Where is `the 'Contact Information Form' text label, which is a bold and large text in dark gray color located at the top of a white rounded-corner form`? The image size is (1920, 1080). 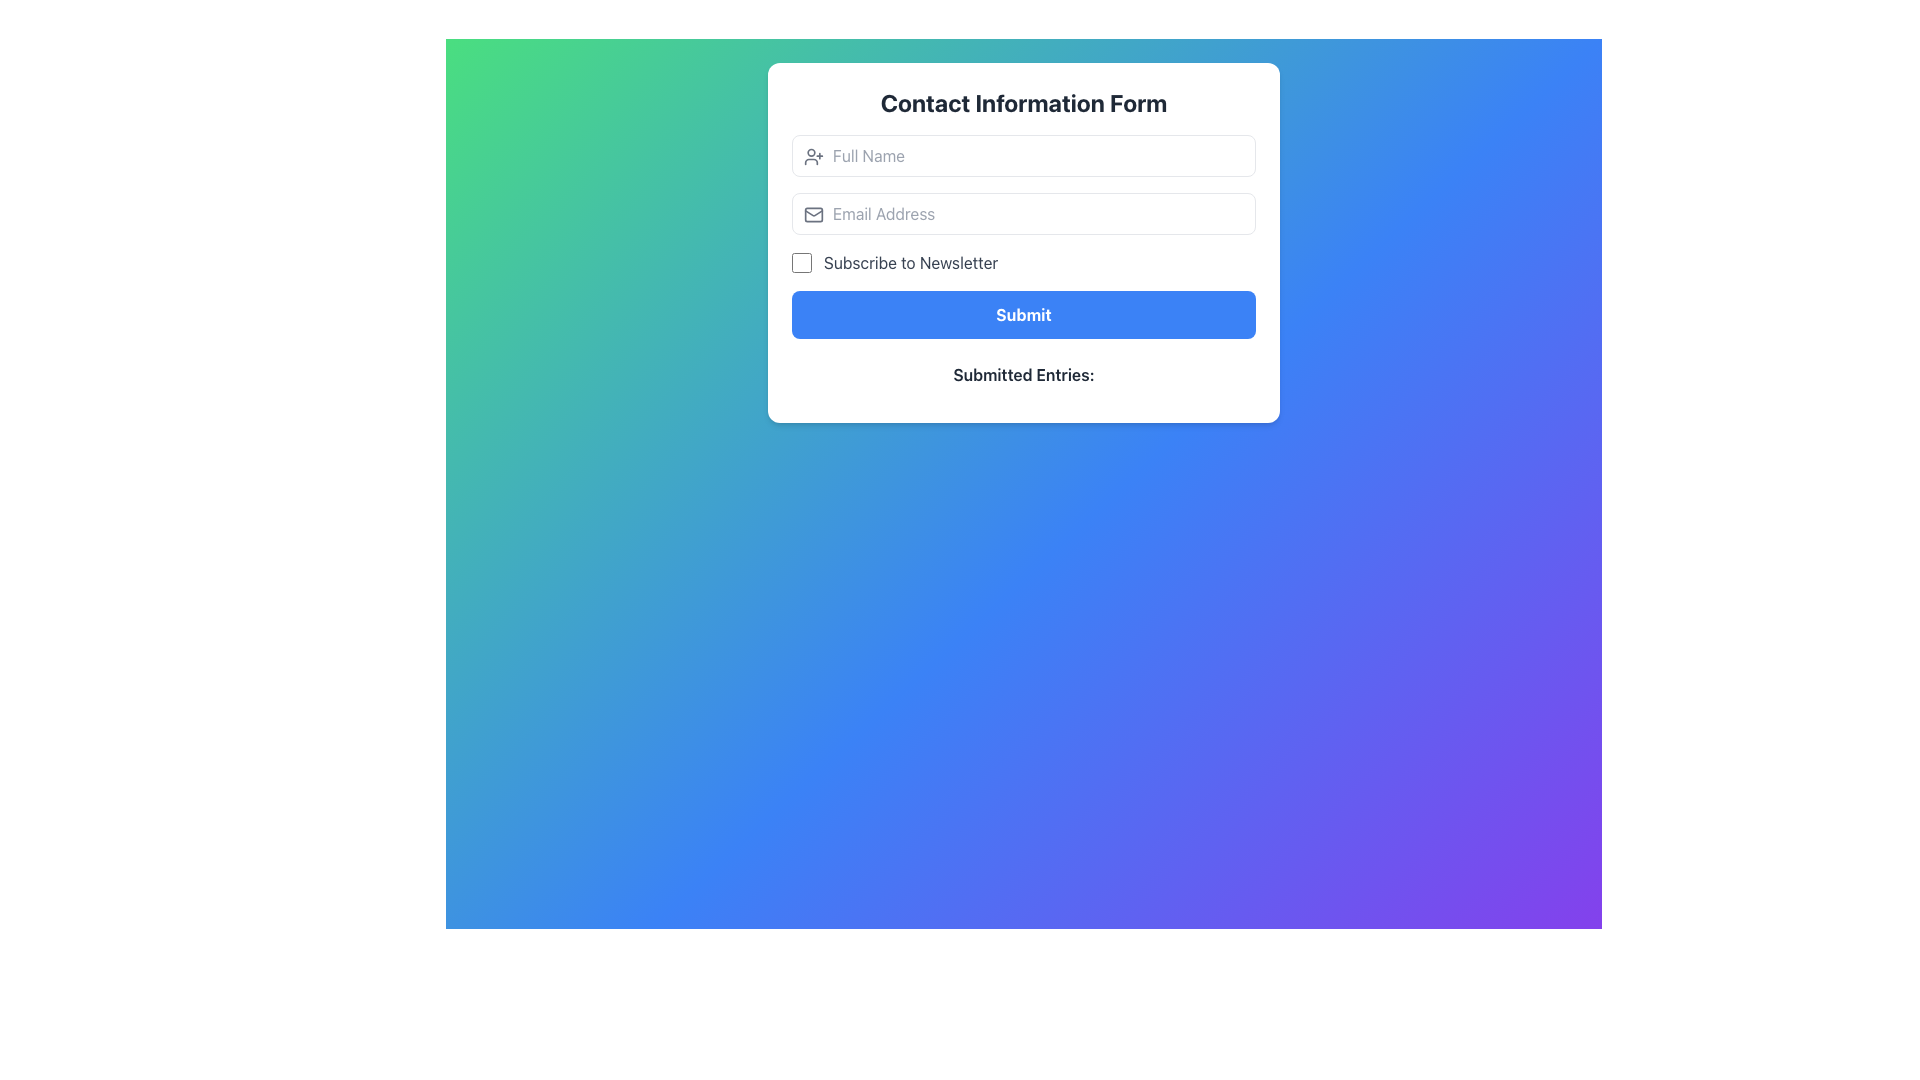 the 'Contact Information Form' text label, which is a bold and large text in dark gray color located at the top of a white rounded-corner form is located at coordinates (1023, 103).